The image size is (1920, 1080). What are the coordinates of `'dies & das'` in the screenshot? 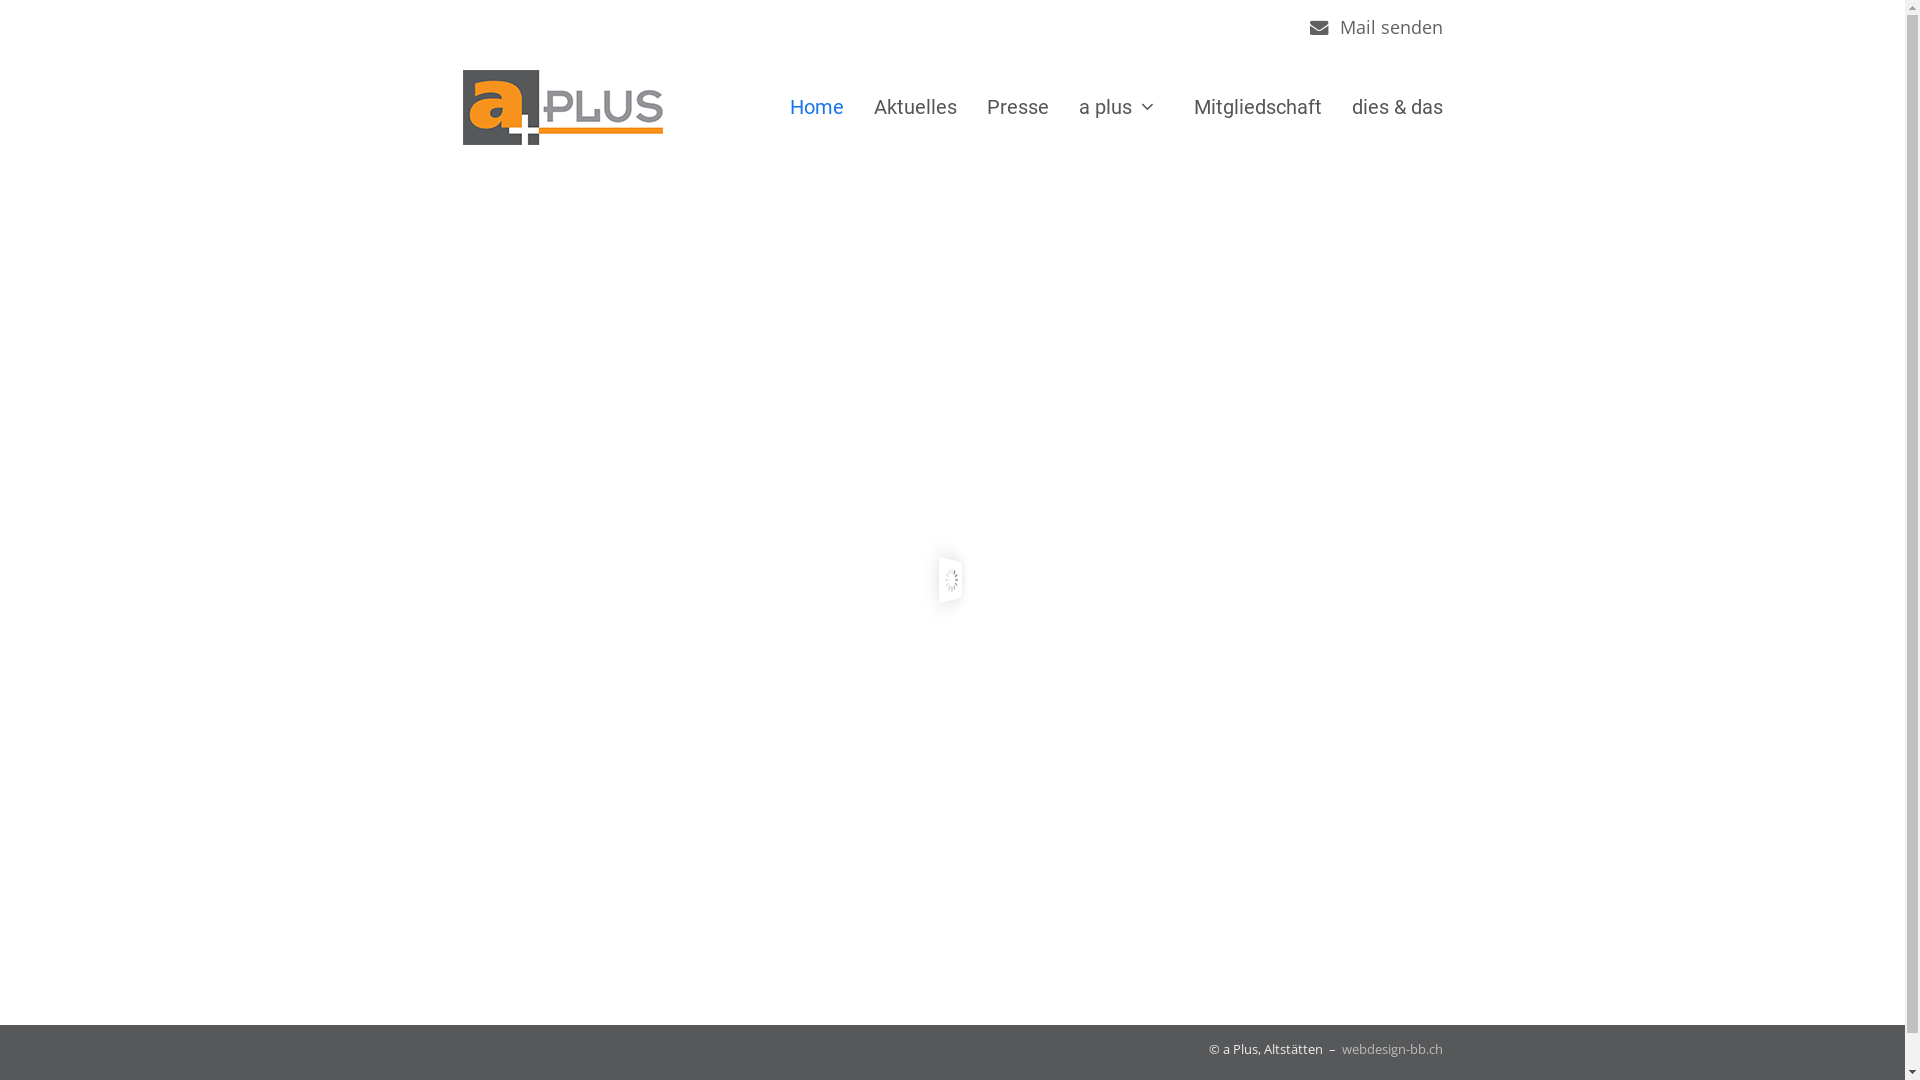 It's located at (1395, 107).